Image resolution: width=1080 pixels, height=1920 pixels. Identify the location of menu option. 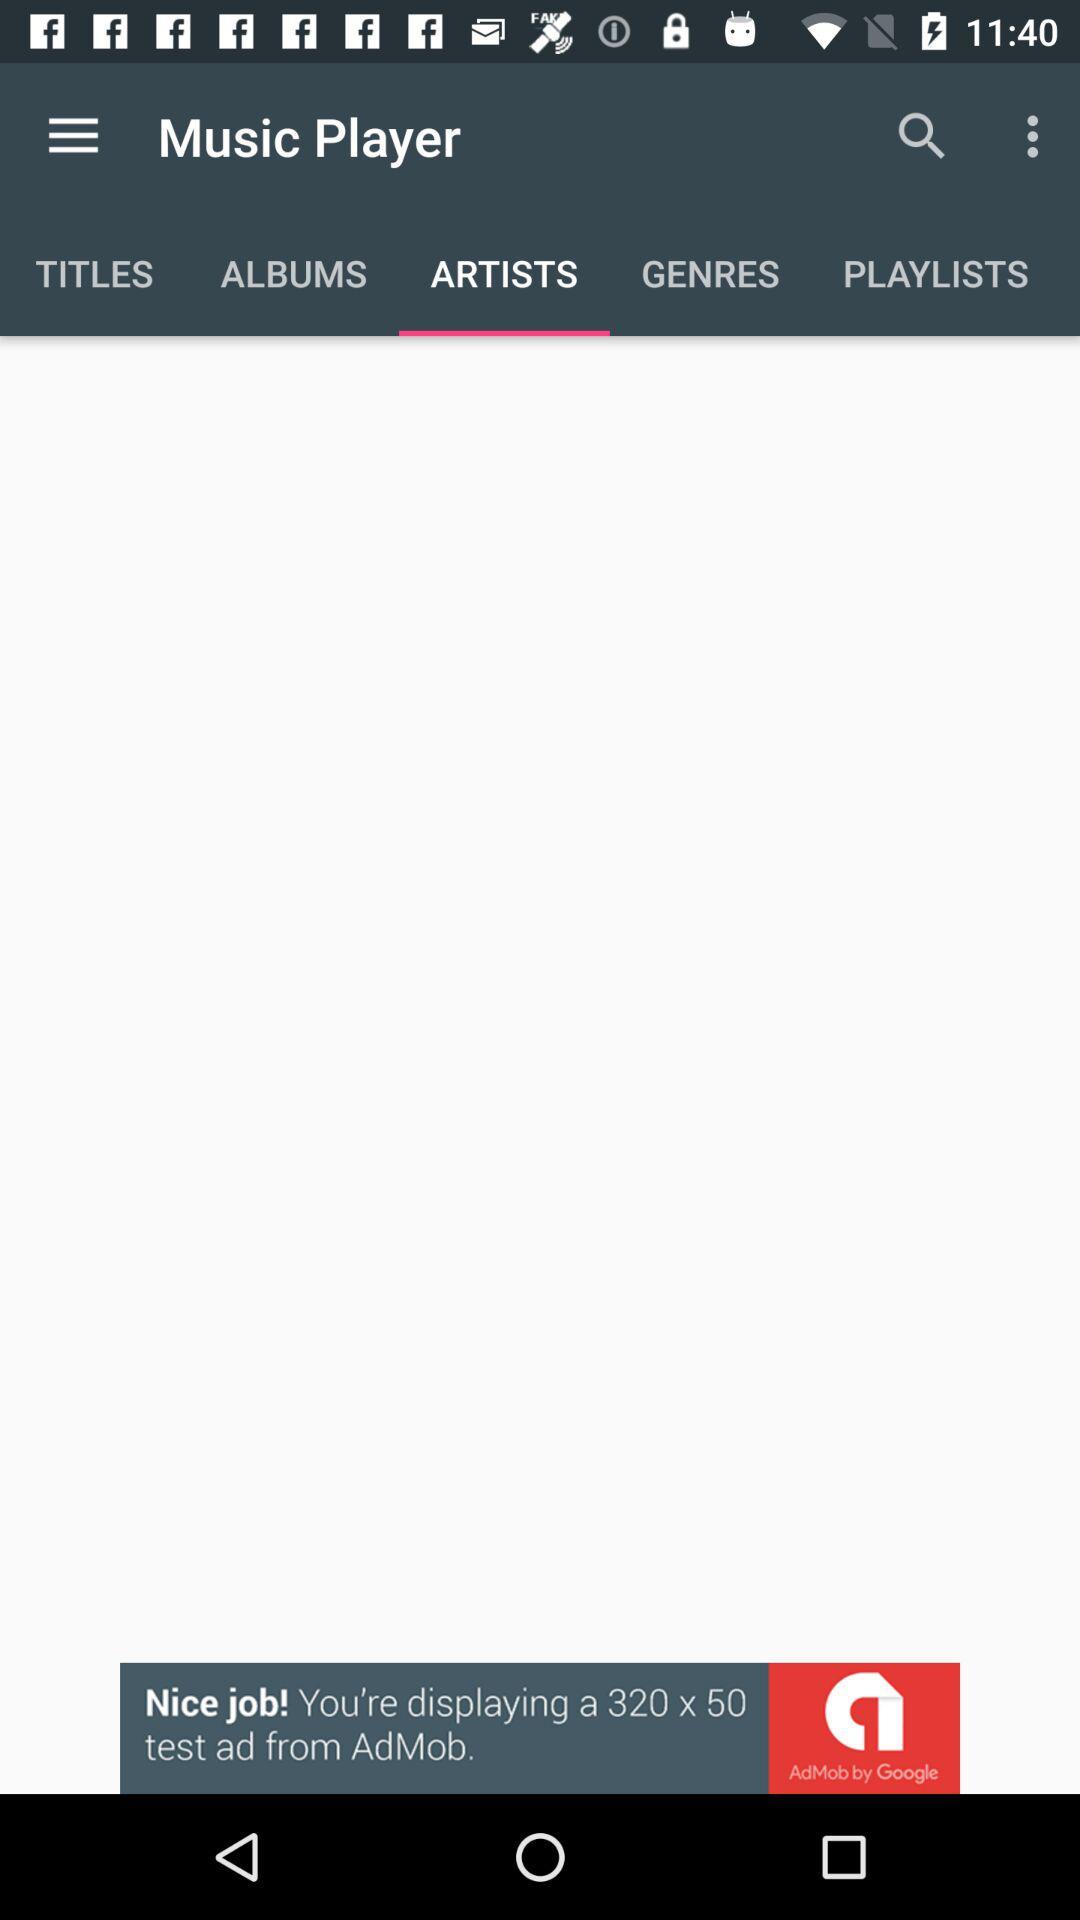
(72, 135).